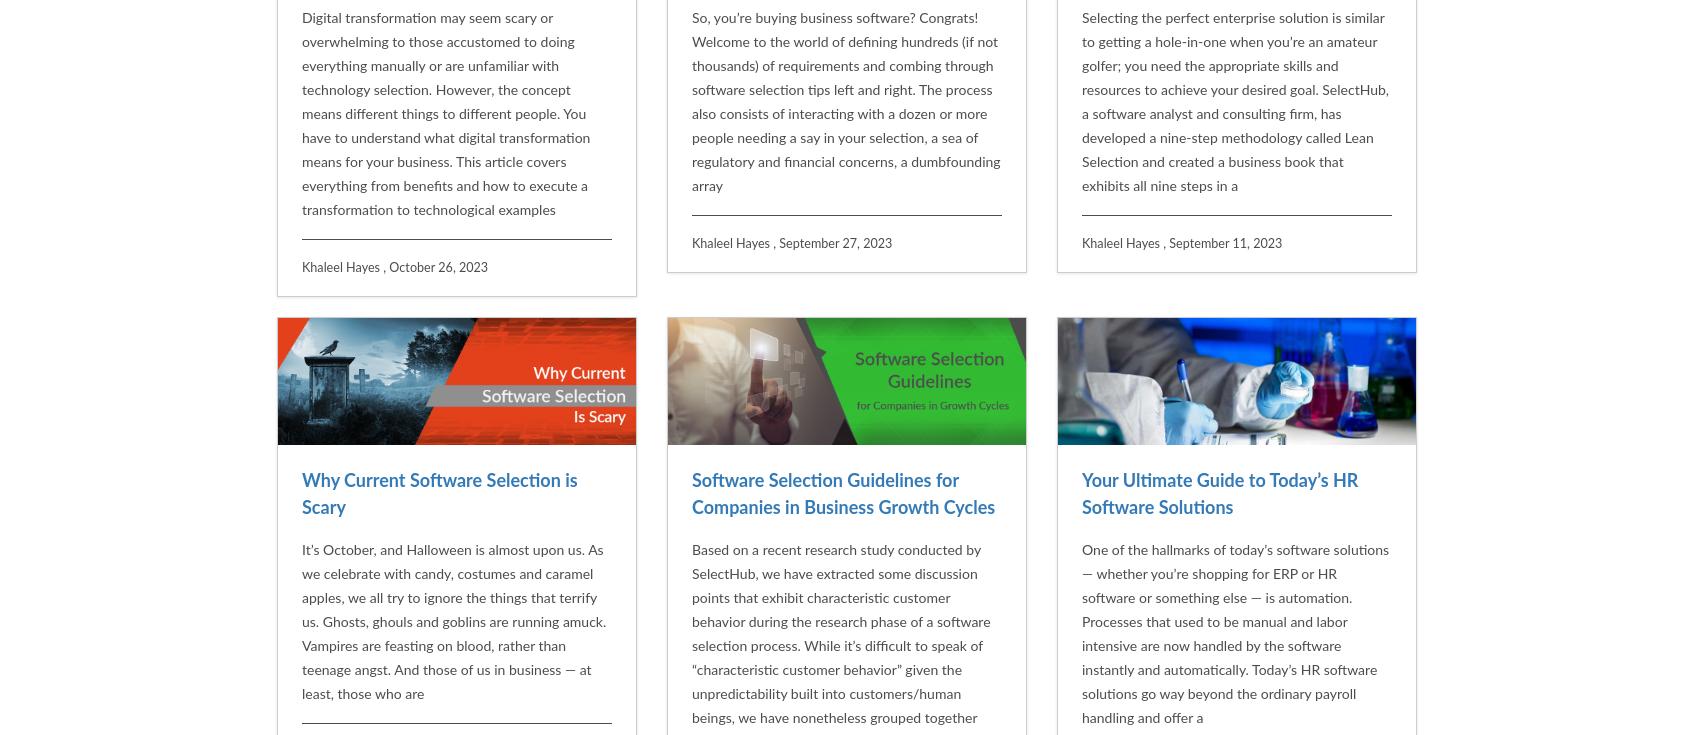 The width and height of the screenshot is (1694, 735). I want to click on 'Technology Selection is Social', so click(419, 681).